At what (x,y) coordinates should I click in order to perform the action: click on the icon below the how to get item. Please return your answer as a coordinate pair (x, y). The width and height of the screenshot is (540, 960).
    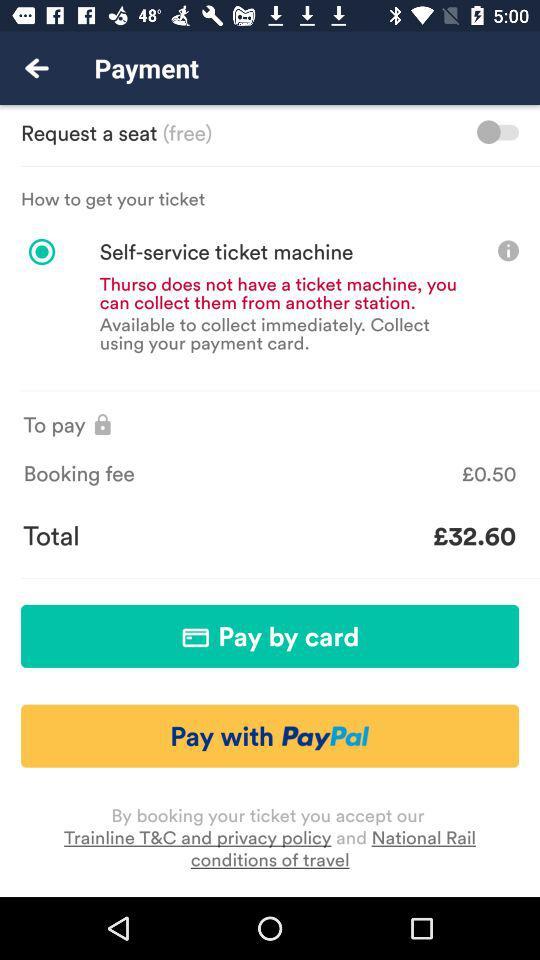
    Looking at the image, I should click on (198, 251).